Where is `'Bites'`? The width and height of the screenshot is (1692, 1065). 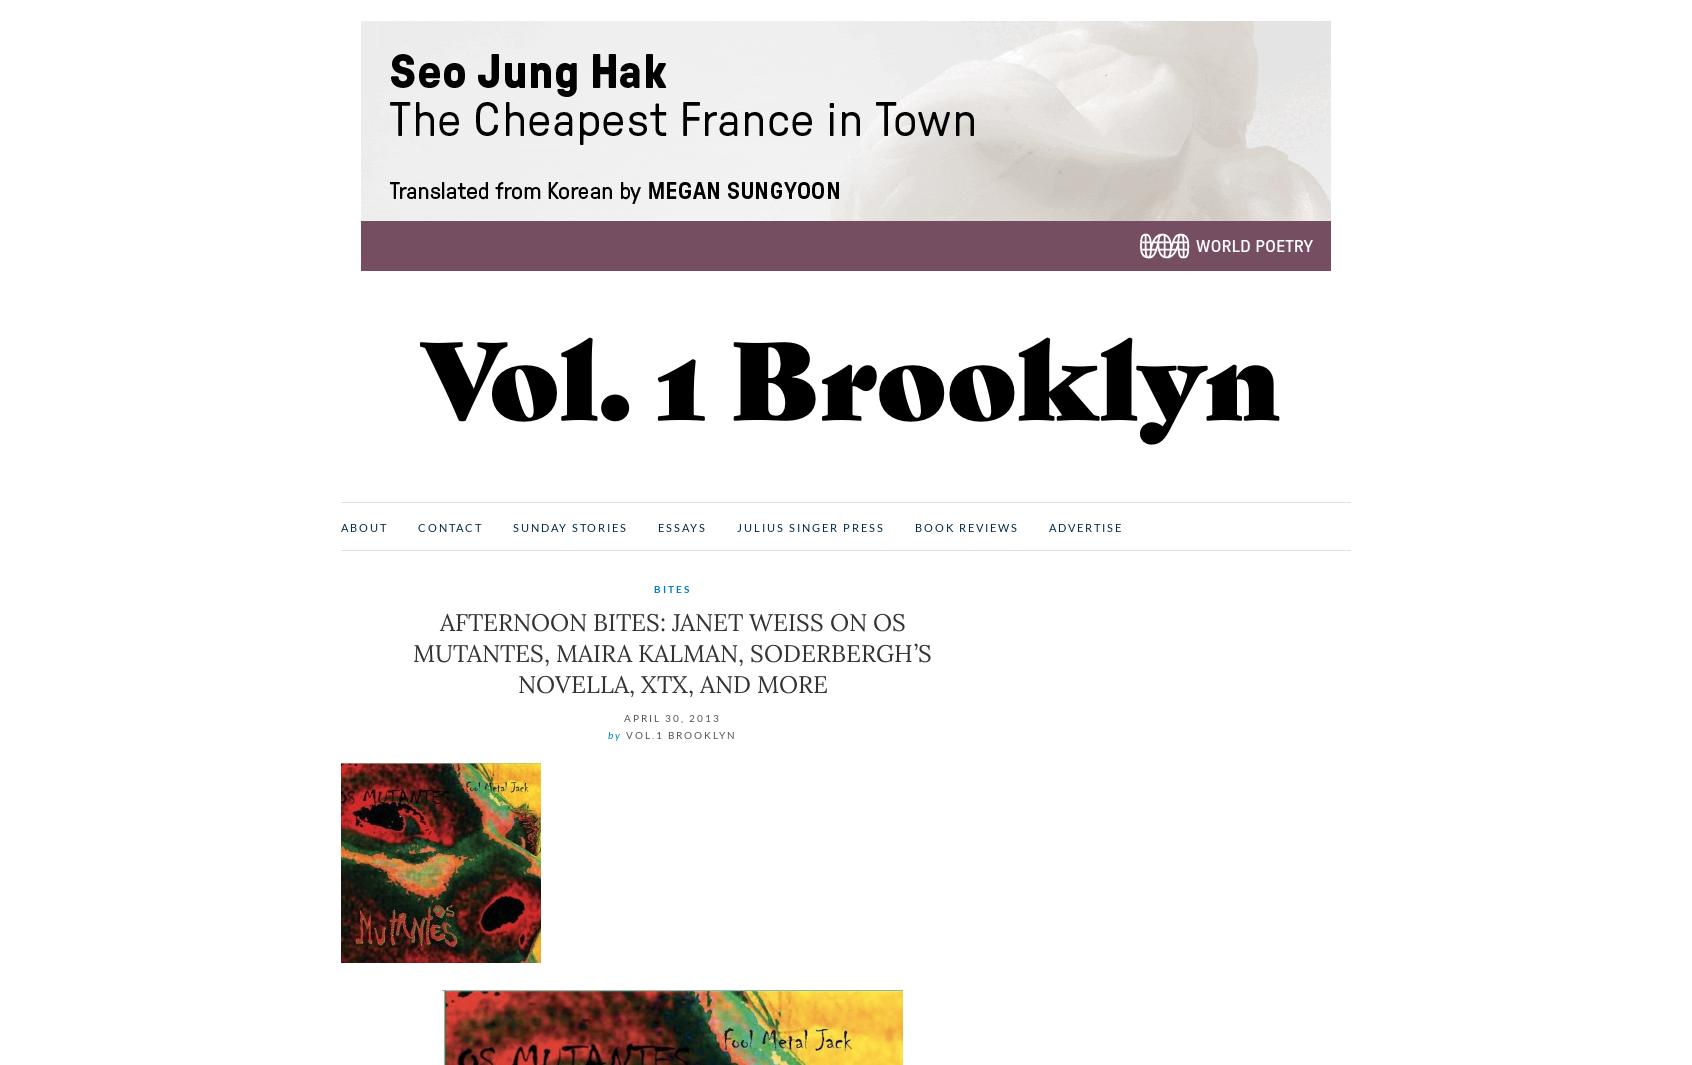
'Bites' is located at coordinates (672, 589).